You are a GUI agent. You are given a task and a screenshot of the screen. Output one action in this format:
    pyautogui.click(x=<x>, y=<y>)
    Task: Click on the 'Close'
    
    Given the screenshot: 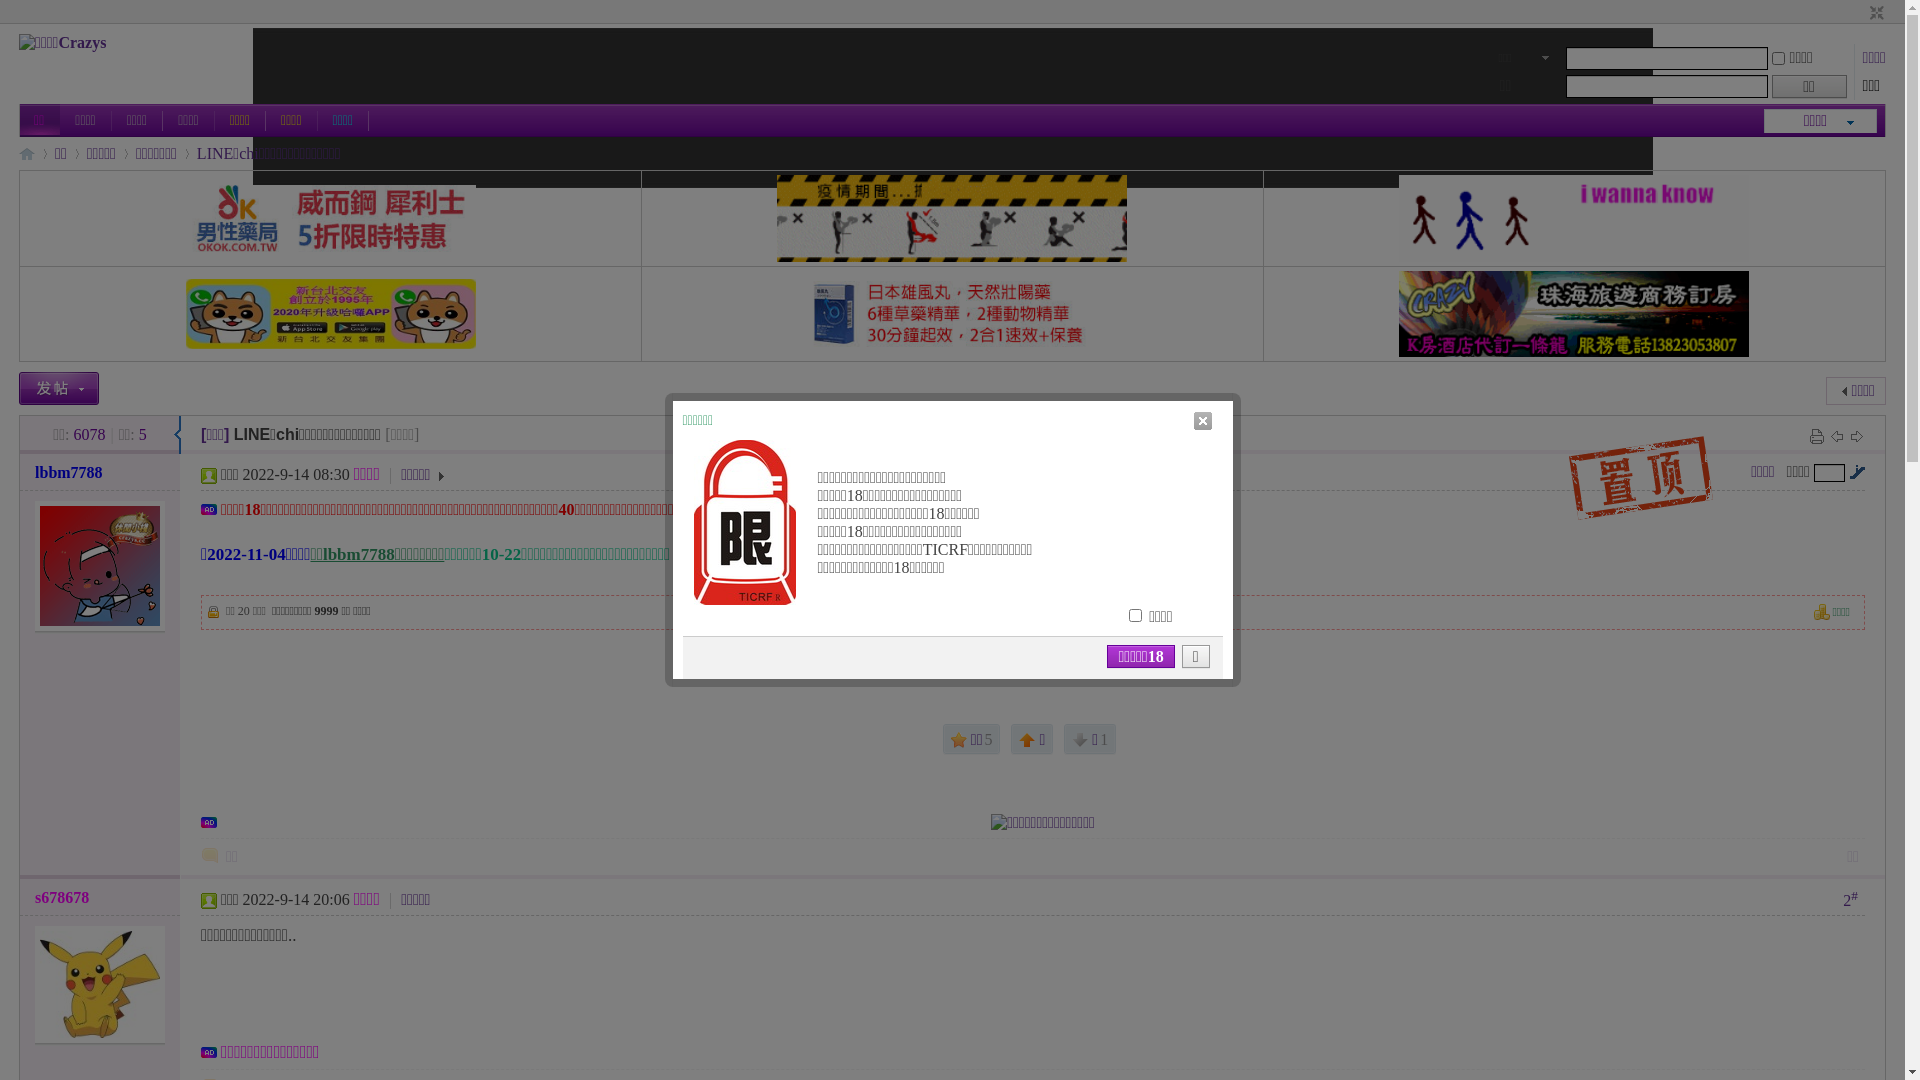 What is the action you would take?
    pyautogui.click(x=1191, y=419)
    